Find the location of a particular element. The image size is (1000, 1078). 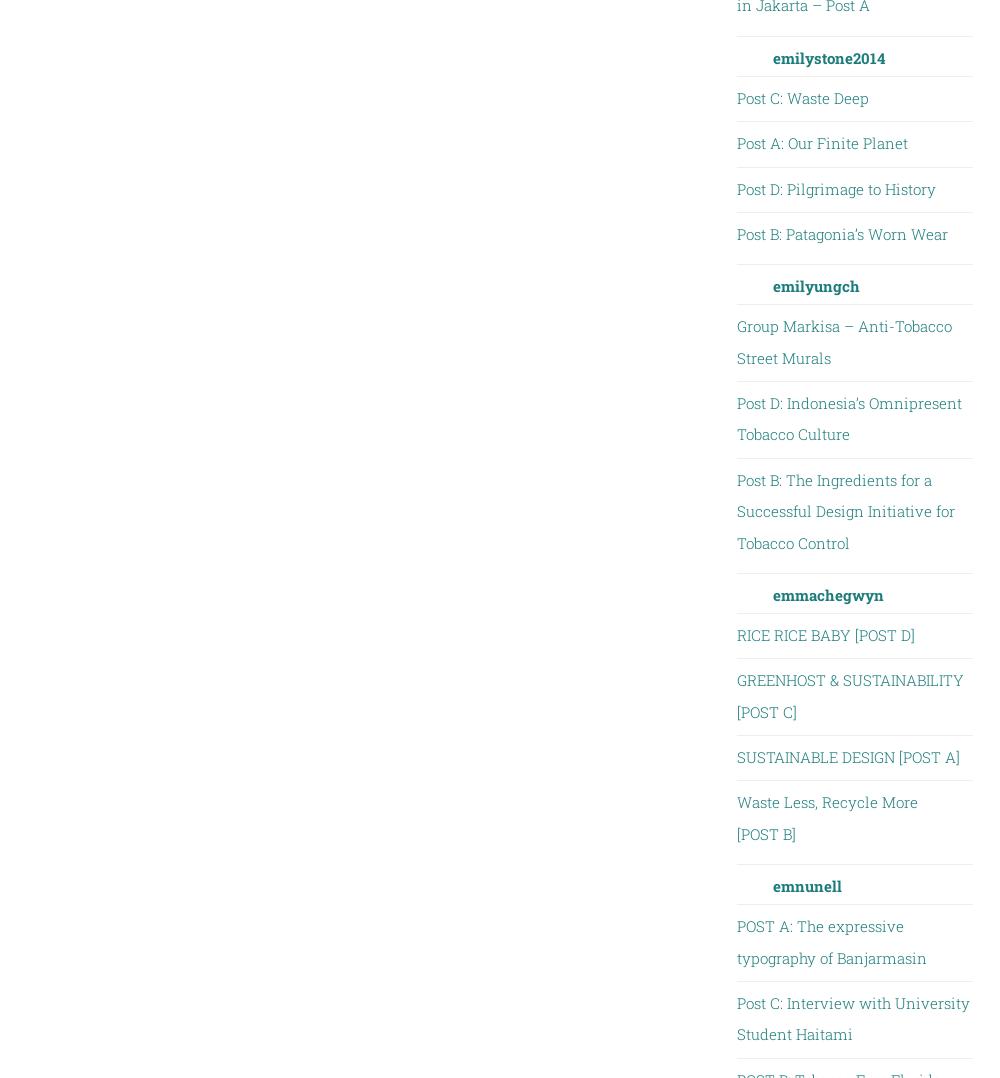

'emilyungch' is located at coordinates (814, 285).